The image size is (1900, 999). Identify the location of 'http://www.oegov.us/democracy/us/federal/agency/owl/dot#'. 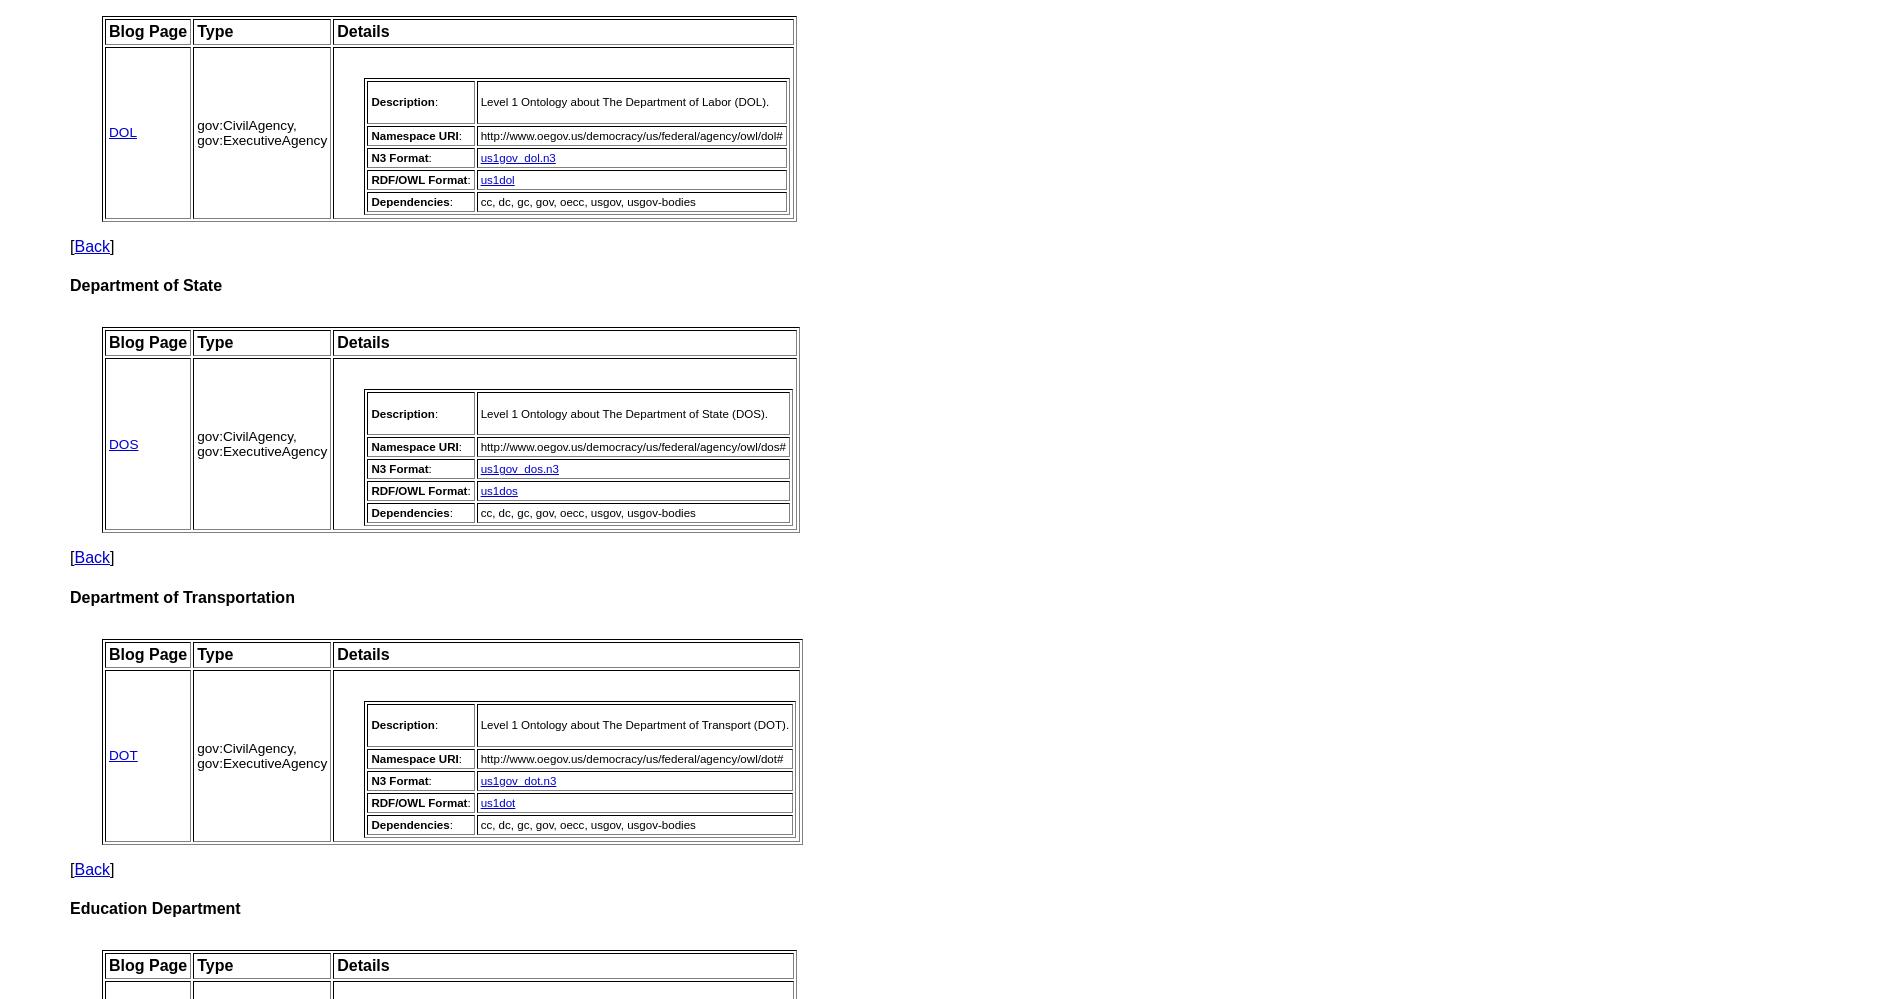
(631, 757).